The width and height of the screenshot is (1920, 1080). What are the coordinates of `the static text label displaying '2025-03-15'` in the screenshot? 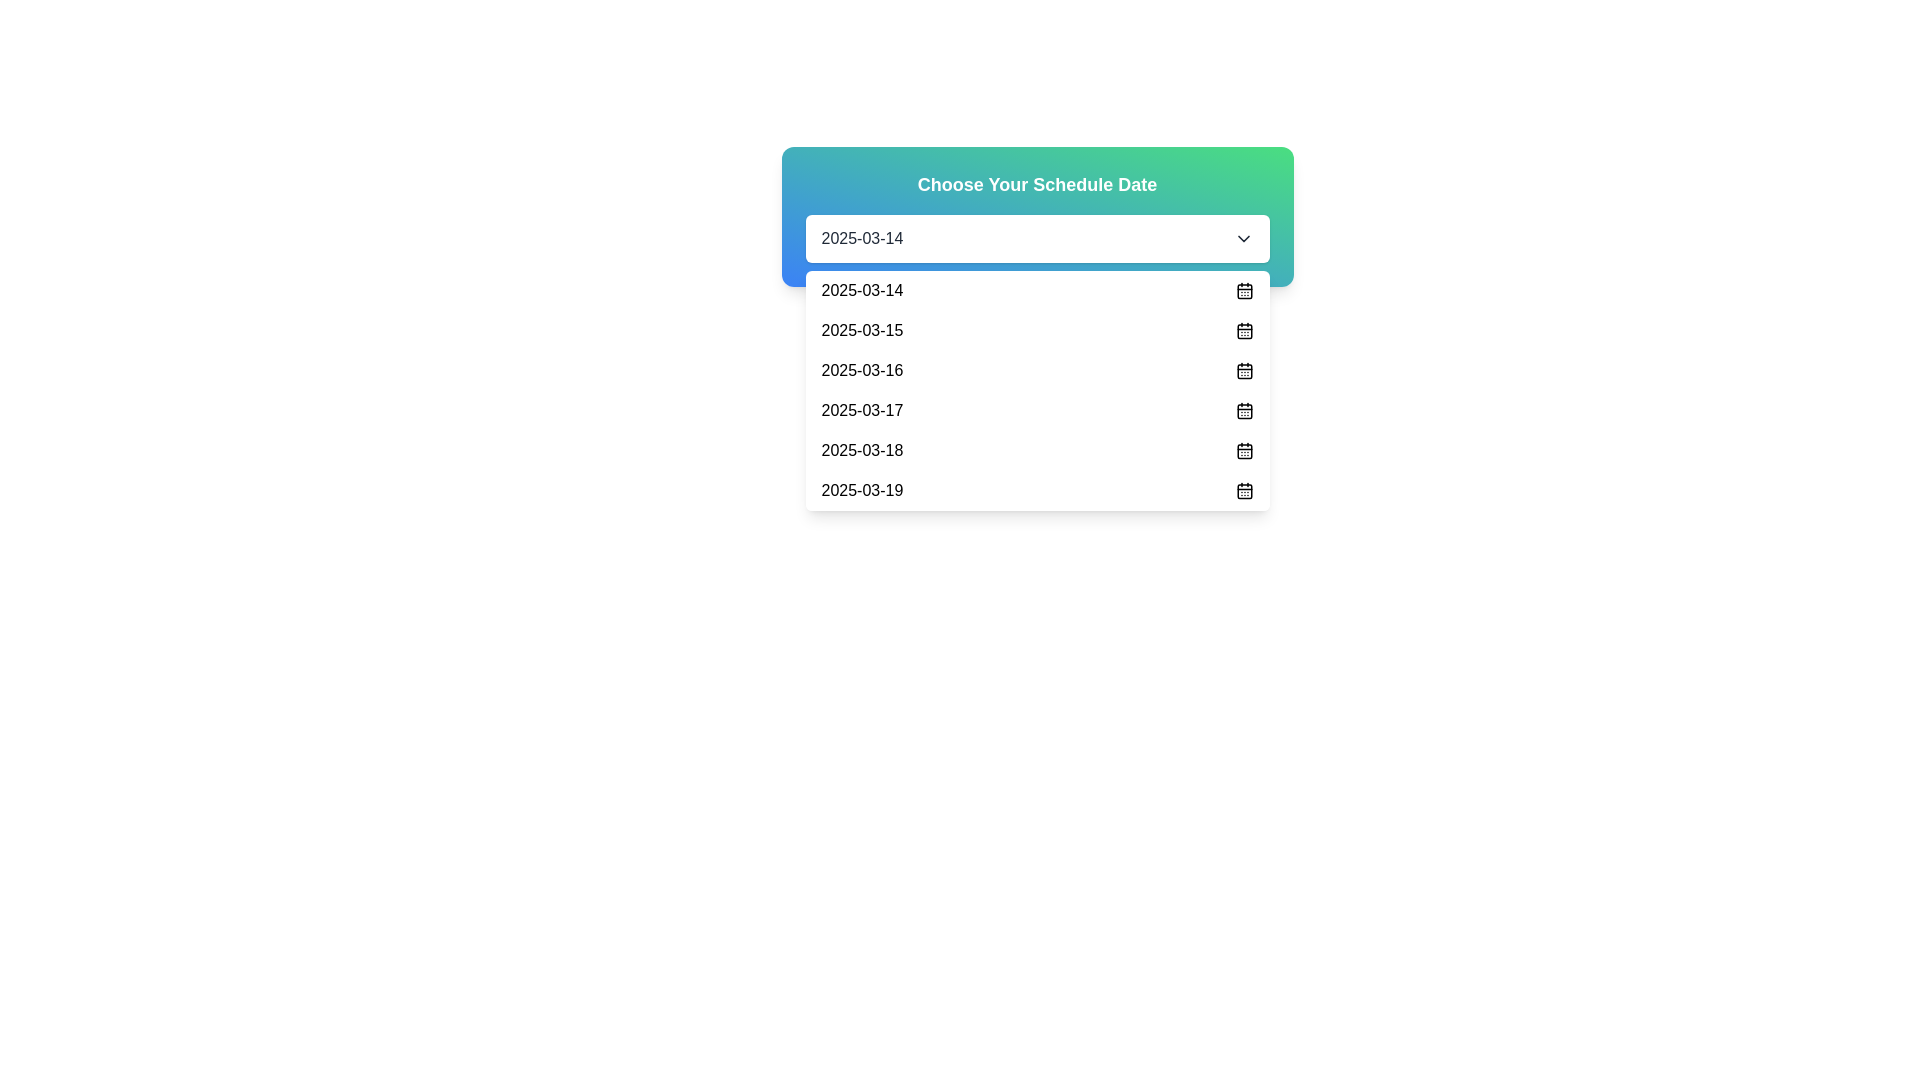 It's located at (862, 330).